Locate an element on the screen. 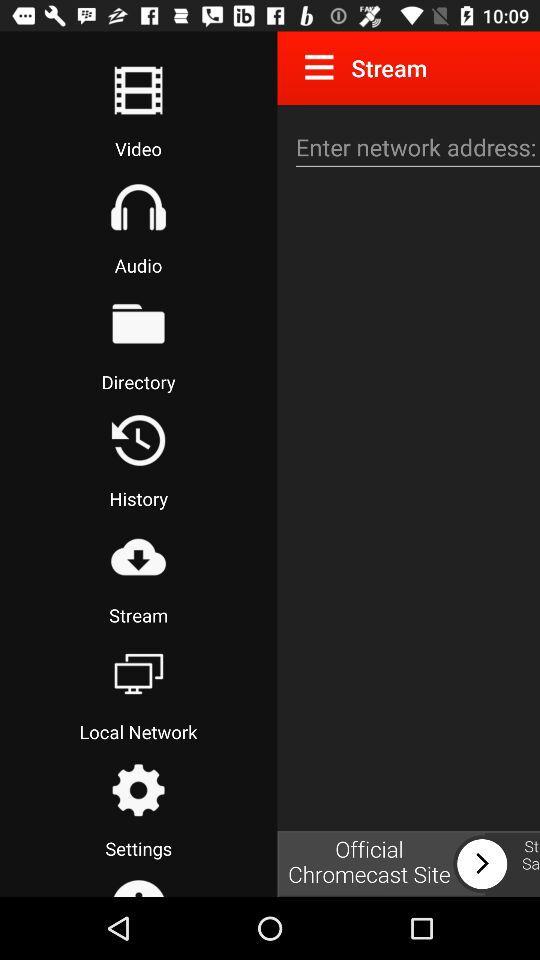 The width and height of the screenshot is (540, 960). downloads is located at coordinates (137, 557).